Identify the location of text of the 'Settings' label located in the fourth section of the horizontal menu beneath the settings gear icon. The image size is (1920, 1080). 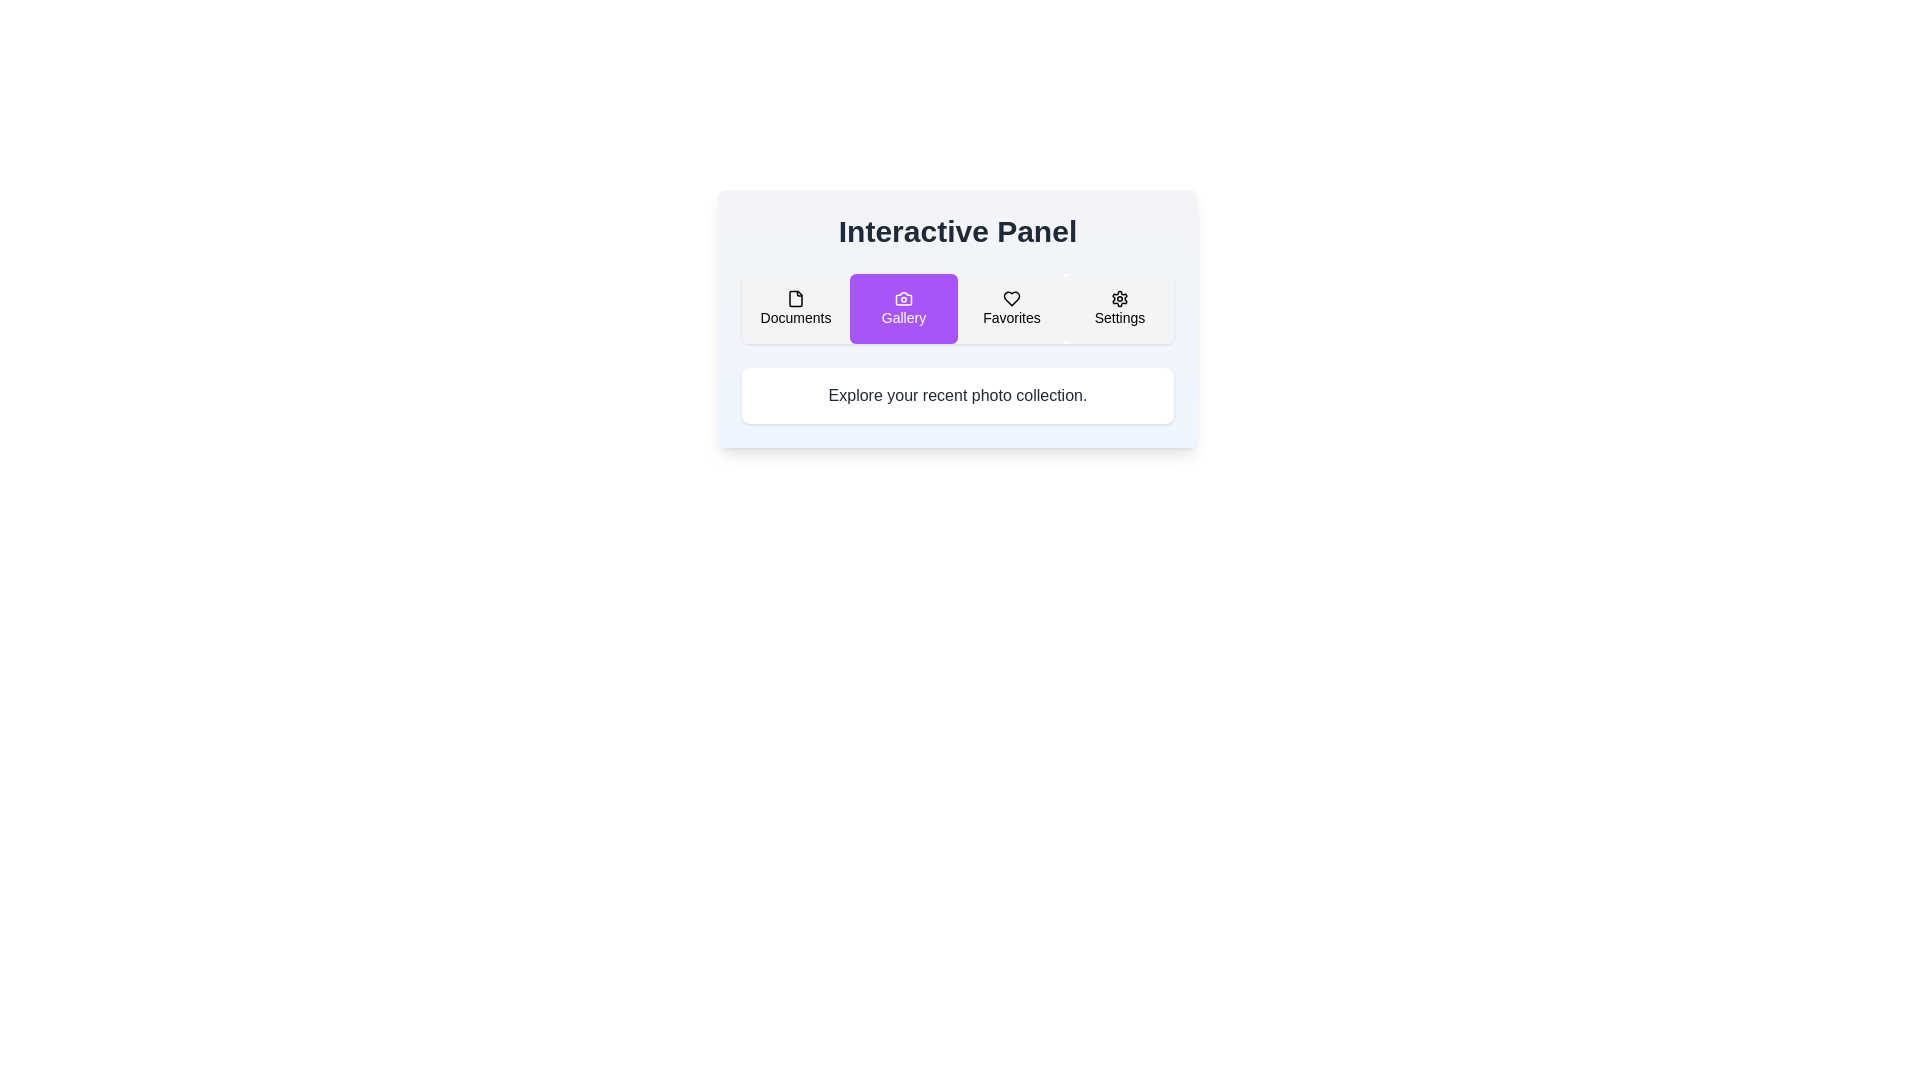
(1118, 316).